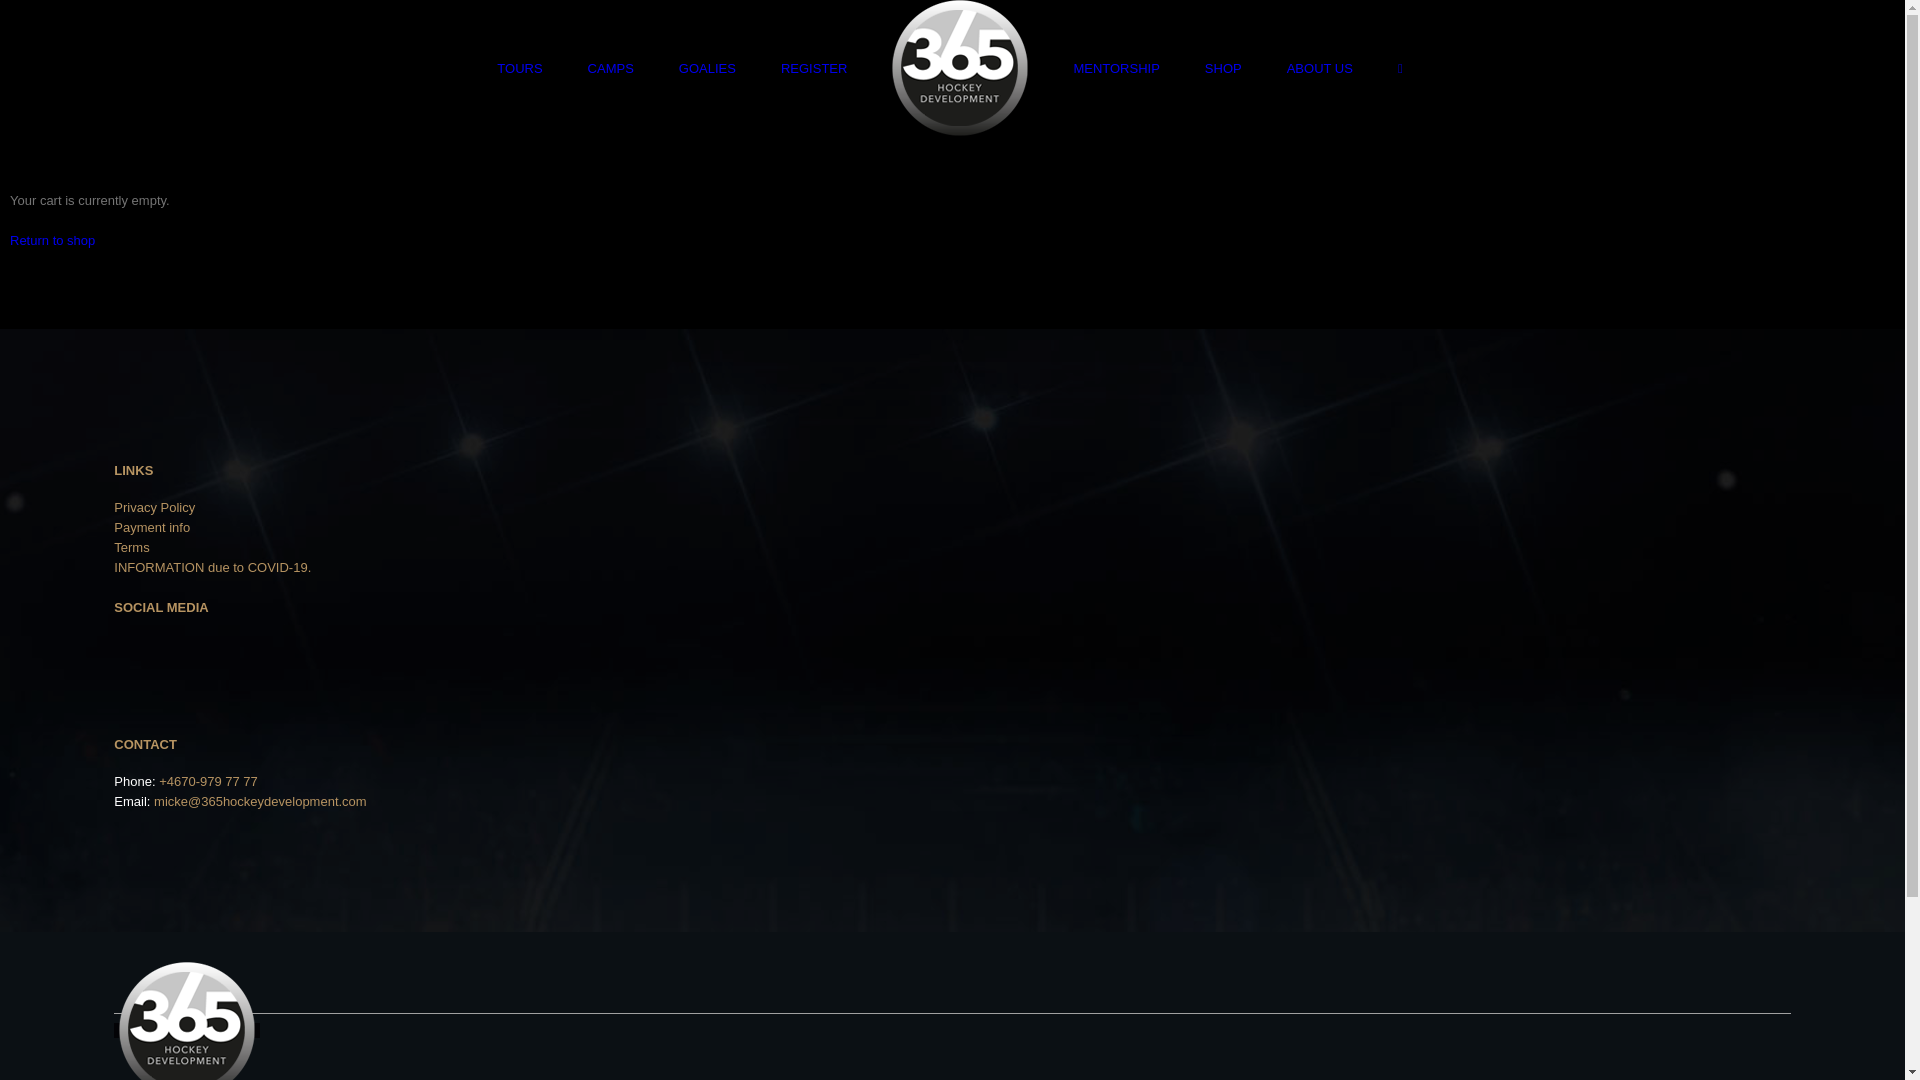 This screenshot has height=1080, width=1920. I want to click on '+4670-979 77 77', so click(208, 780).